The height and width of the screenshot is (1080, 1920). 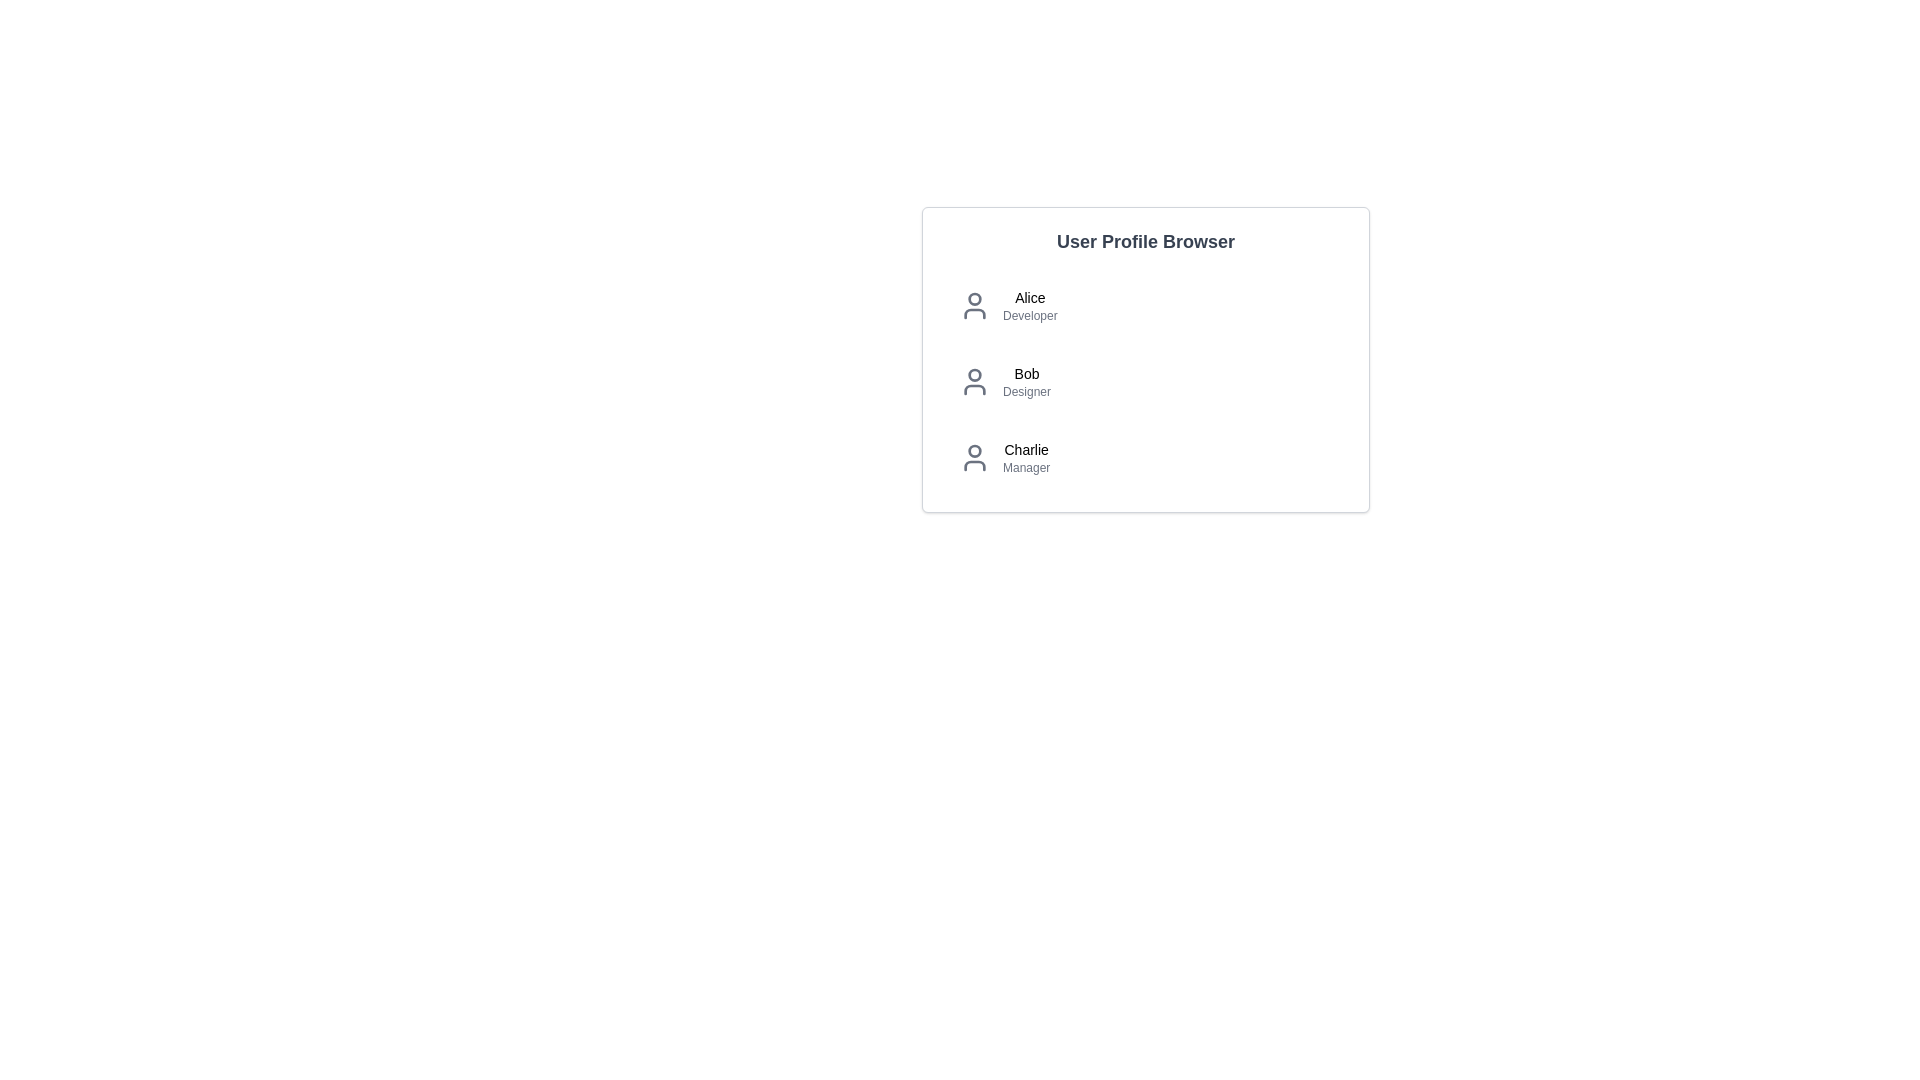 What do you see at coordinates (974, 381) in the screenshot?
I see `the user icon represented as a standard gray silhouette located in the row labeled 'Bob Designer'` at bounding box center [974, 381].